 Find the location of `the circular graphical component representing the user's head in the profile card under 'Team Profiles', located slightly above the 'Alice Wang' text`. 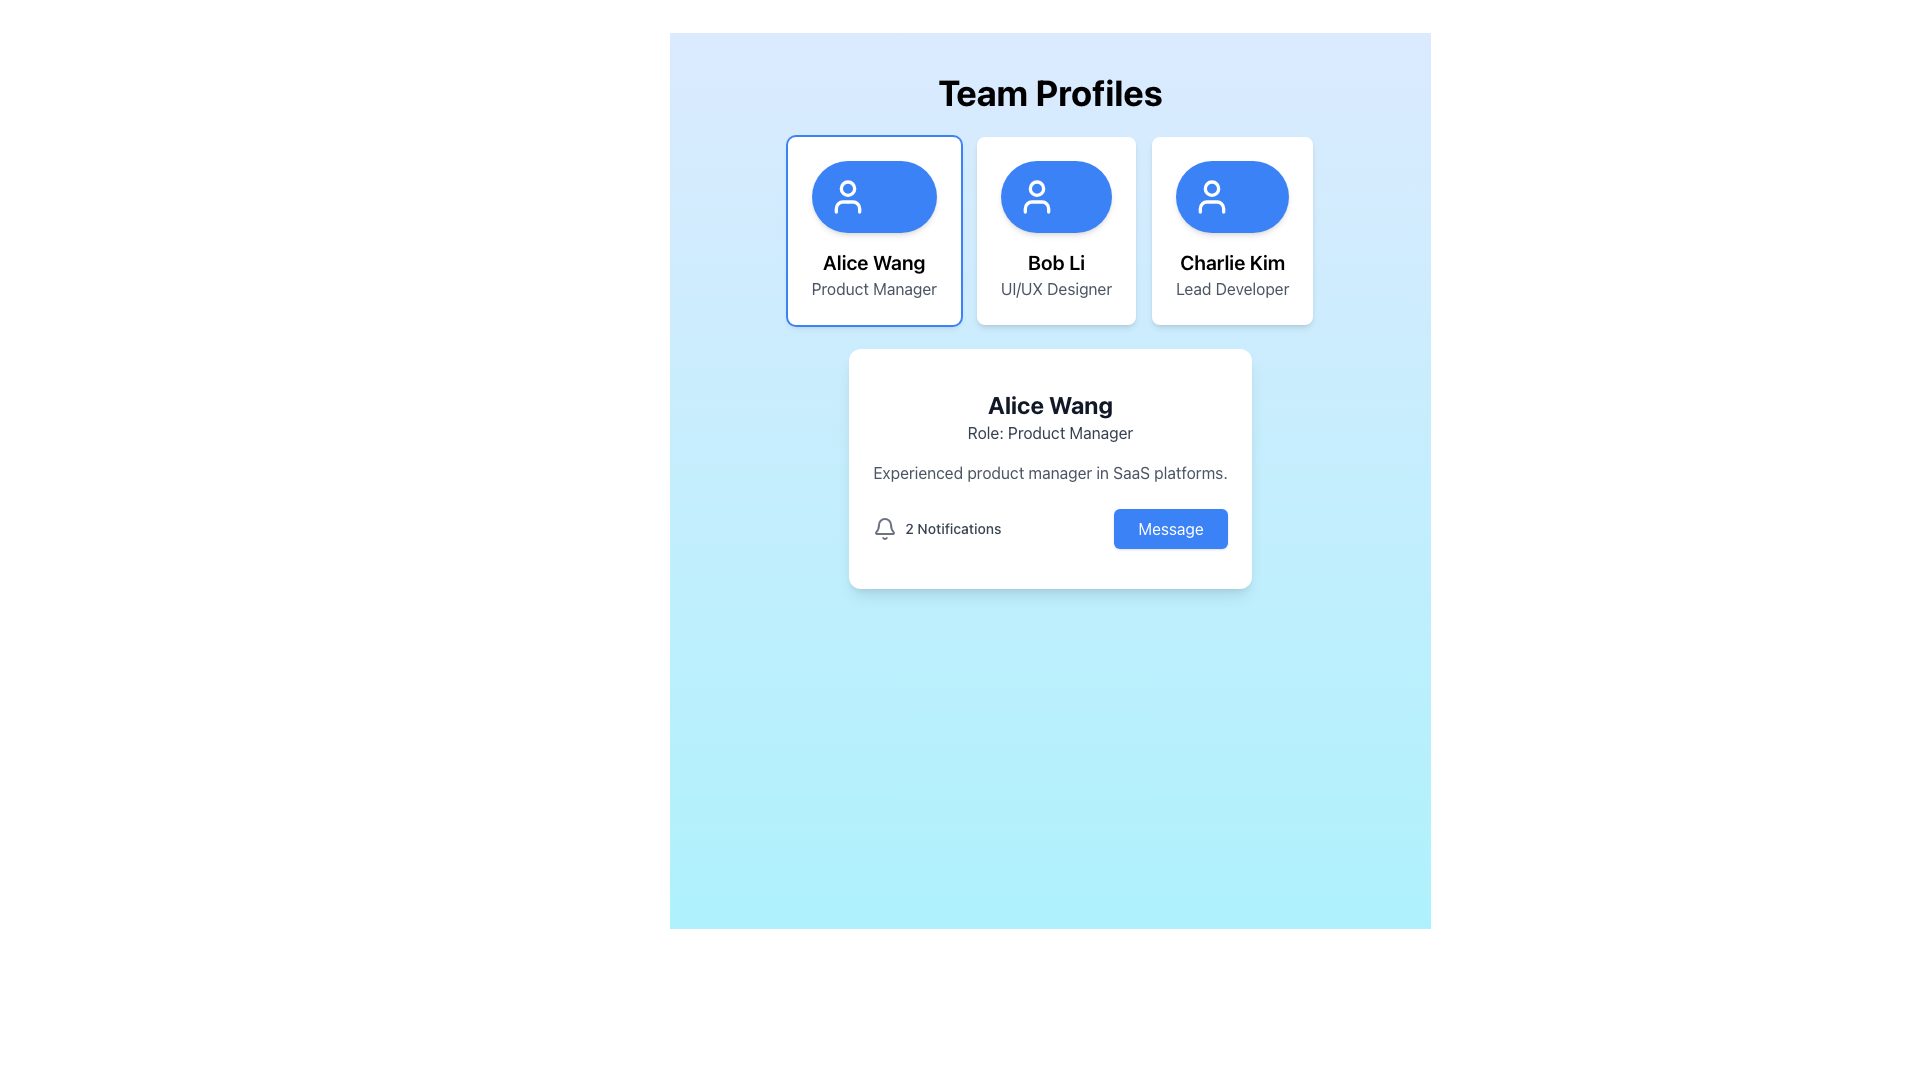

the circular graphical component representing the user's head in the profile card under 'Team Profiles', located slightly above the 'Alice Wang' text is located at coordinates (847, 188).